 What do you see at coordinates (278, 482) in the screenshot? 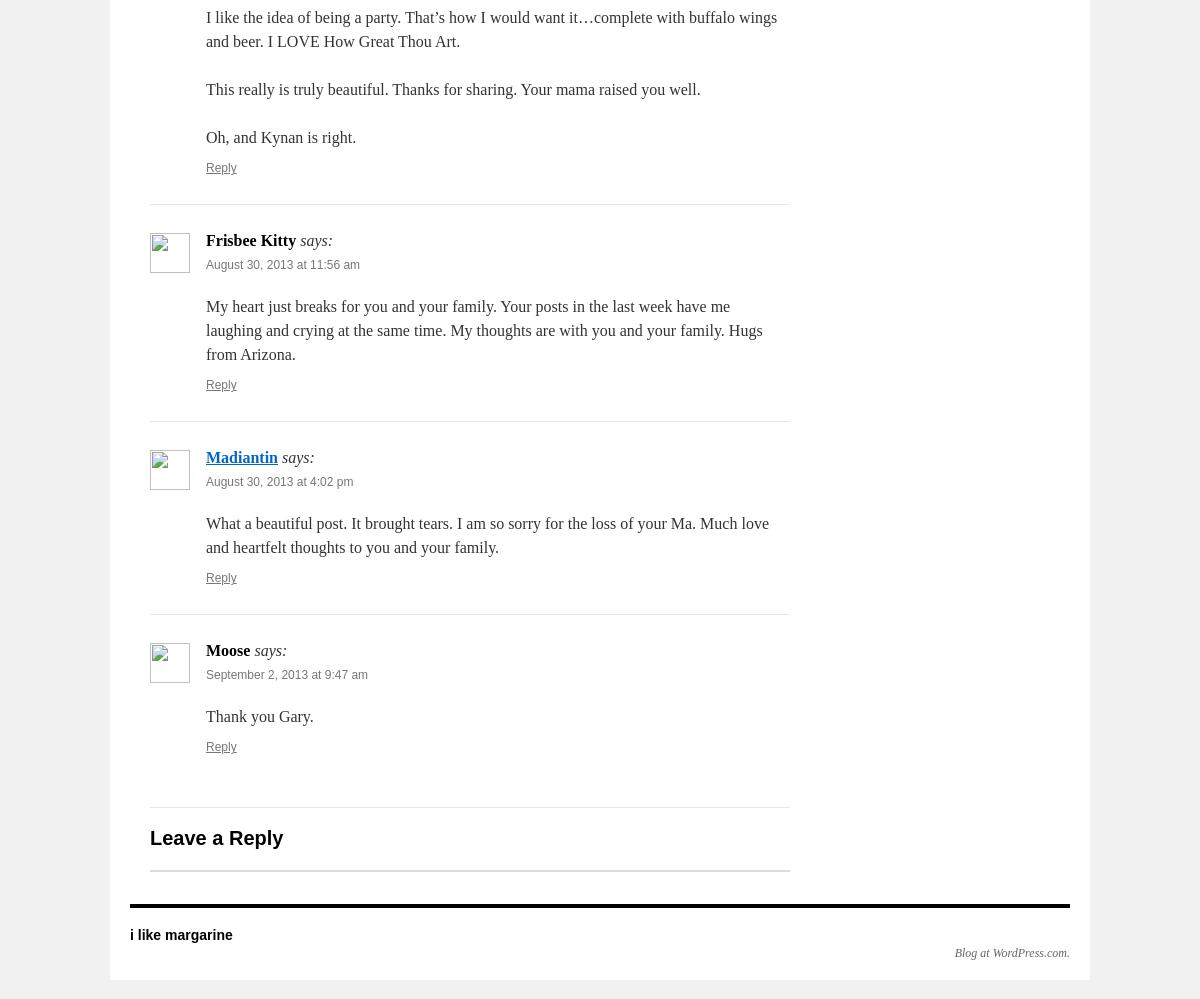
I see `'August 30, 2013 at 4:02 pm'` at bounding box center [278, 482].